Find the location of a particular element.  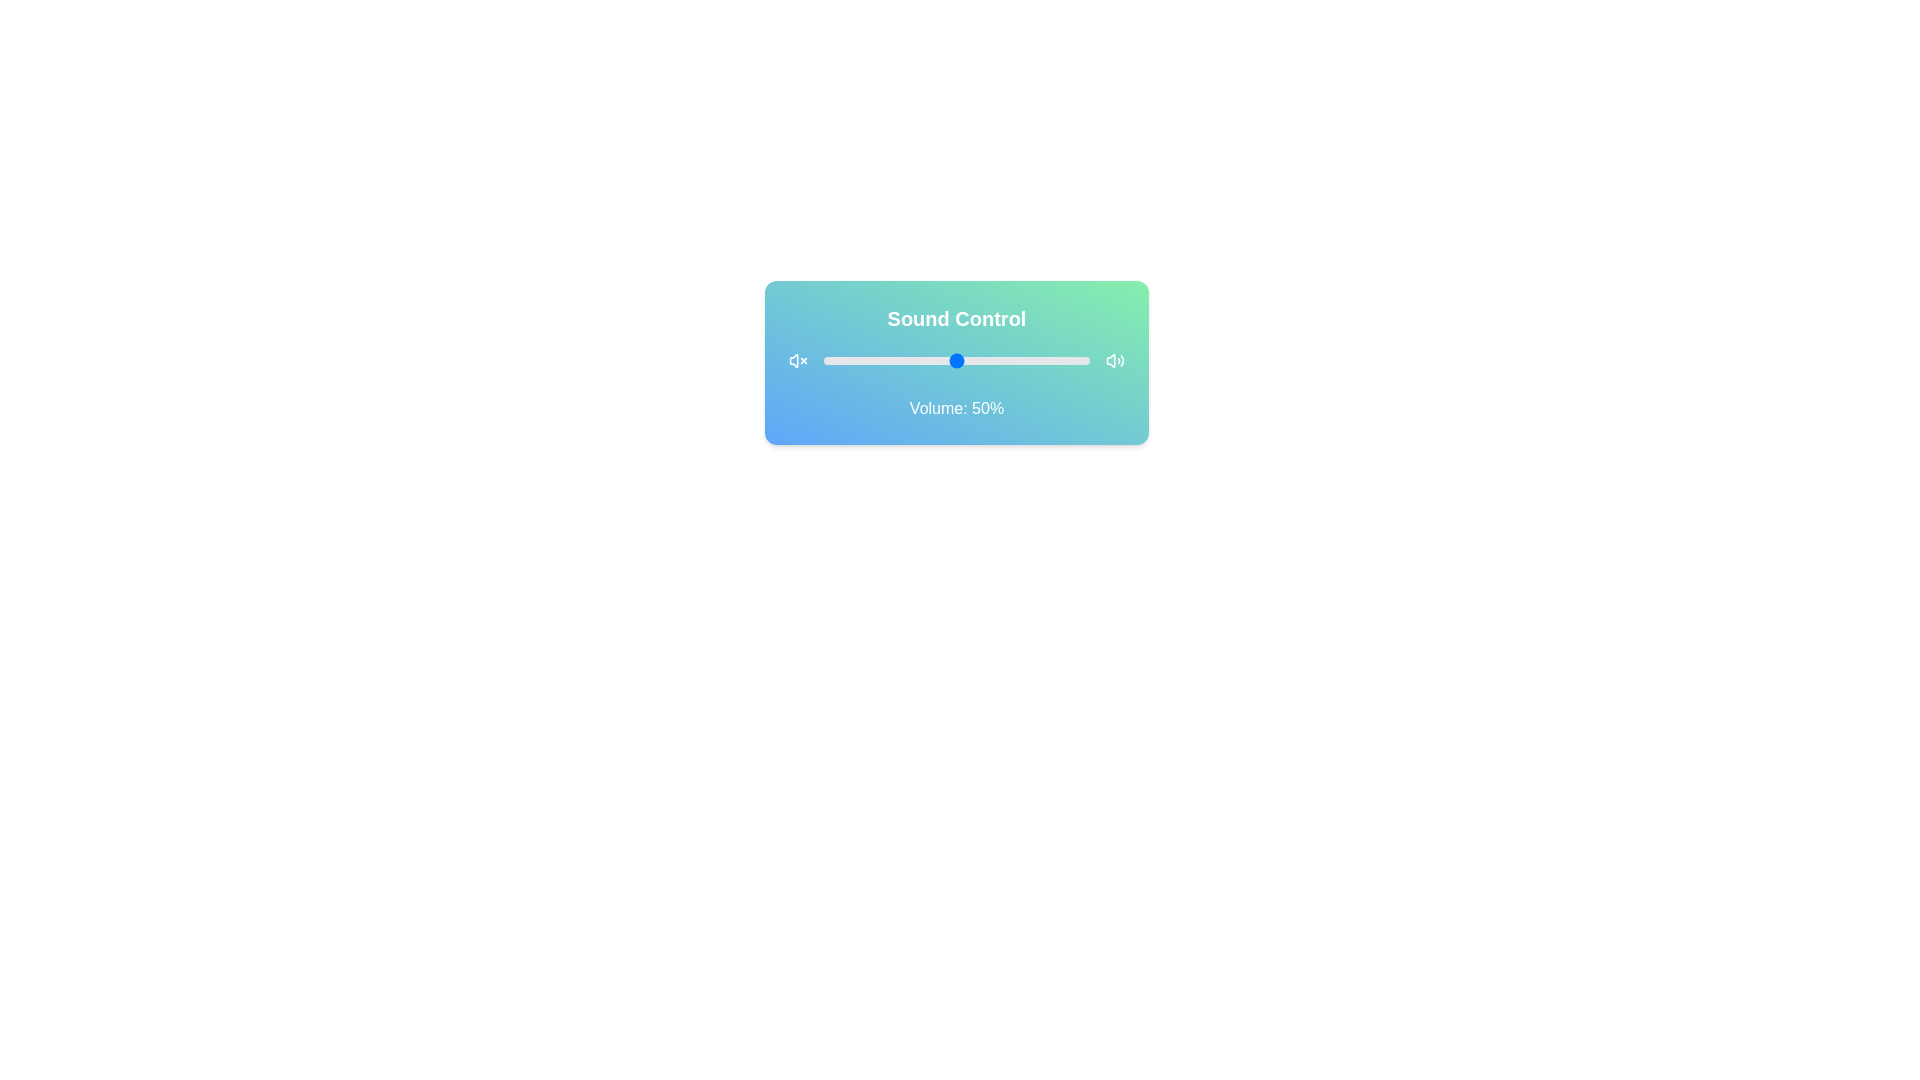

the speaker icon button with a muted indication is located at coordinates (797, 361).